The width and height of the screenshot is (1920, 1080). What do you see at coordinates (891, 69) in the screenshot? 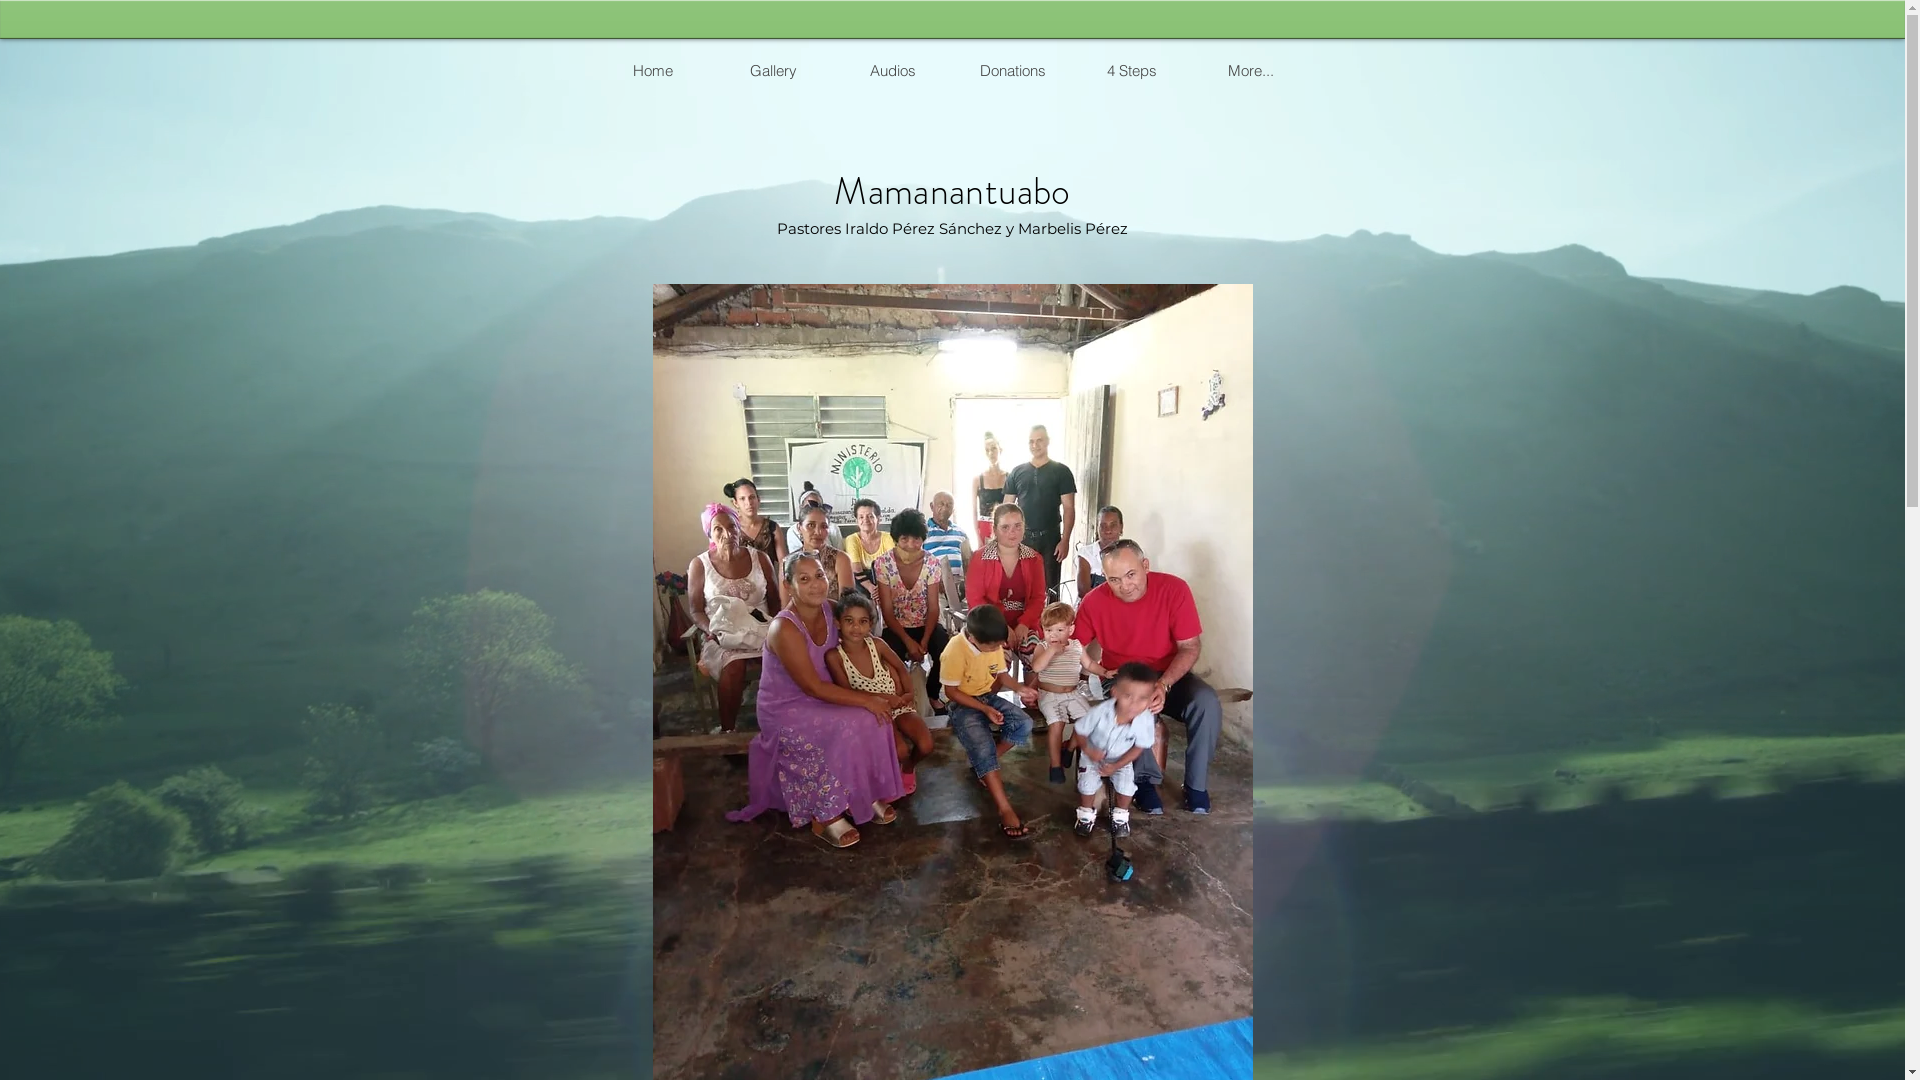
I see `'Audios'` at bounding box center [891, 69].